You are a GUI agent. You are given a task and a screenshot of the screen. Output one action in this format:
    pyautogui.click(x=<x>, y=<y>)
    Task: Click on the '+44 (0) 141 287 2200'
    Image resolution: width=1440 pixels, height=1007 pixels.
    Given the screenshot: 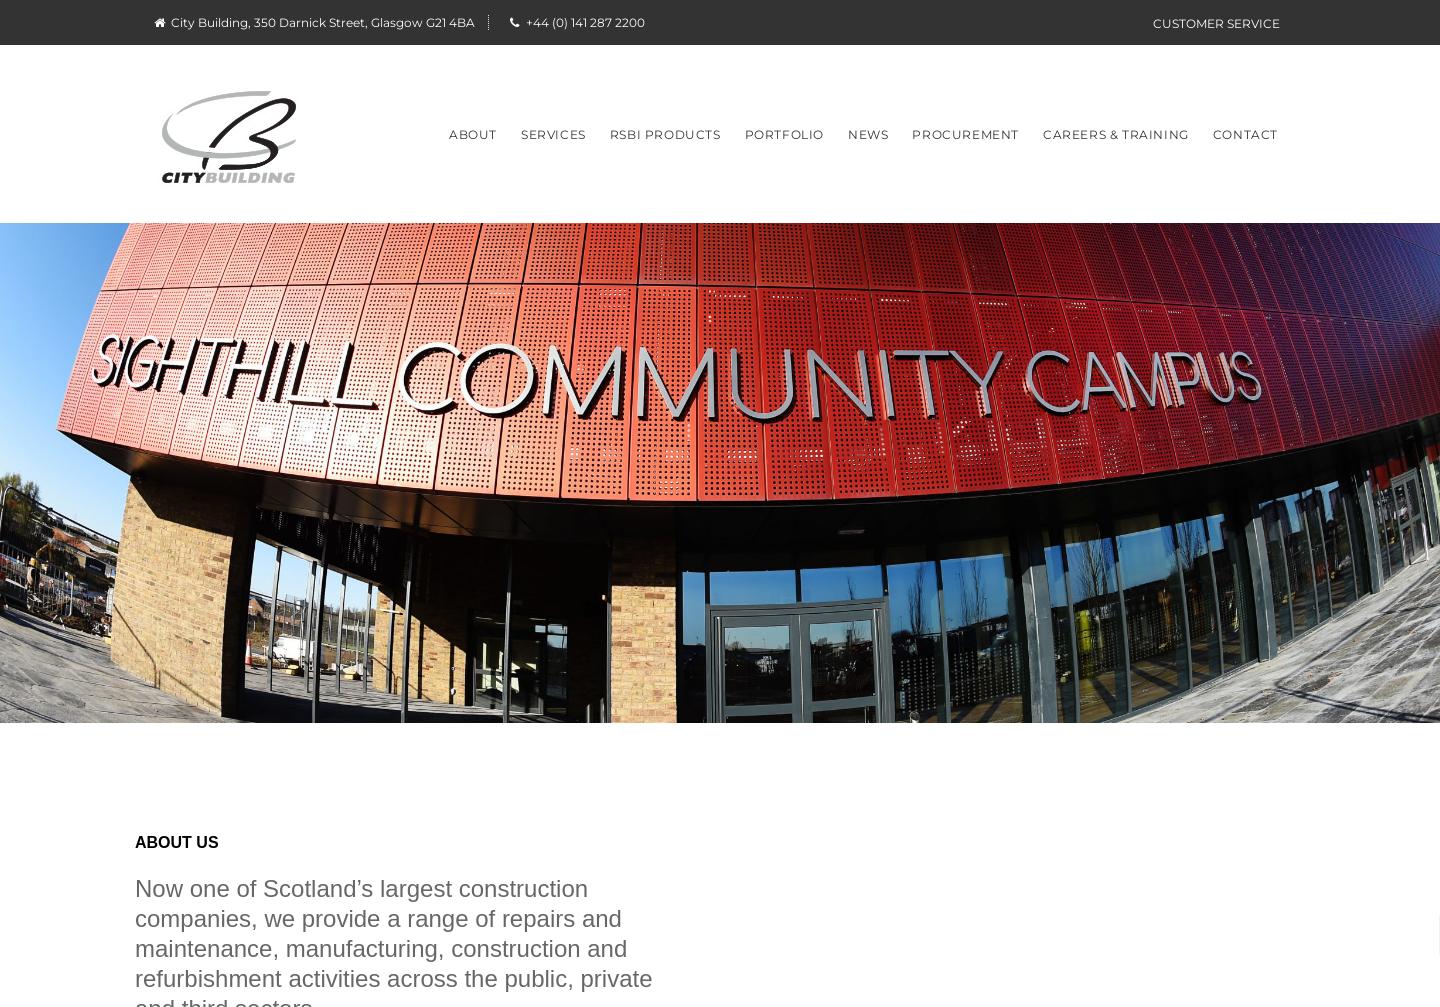 What is the action you would take?
    pyautogui.click(x=522, y=22)
    